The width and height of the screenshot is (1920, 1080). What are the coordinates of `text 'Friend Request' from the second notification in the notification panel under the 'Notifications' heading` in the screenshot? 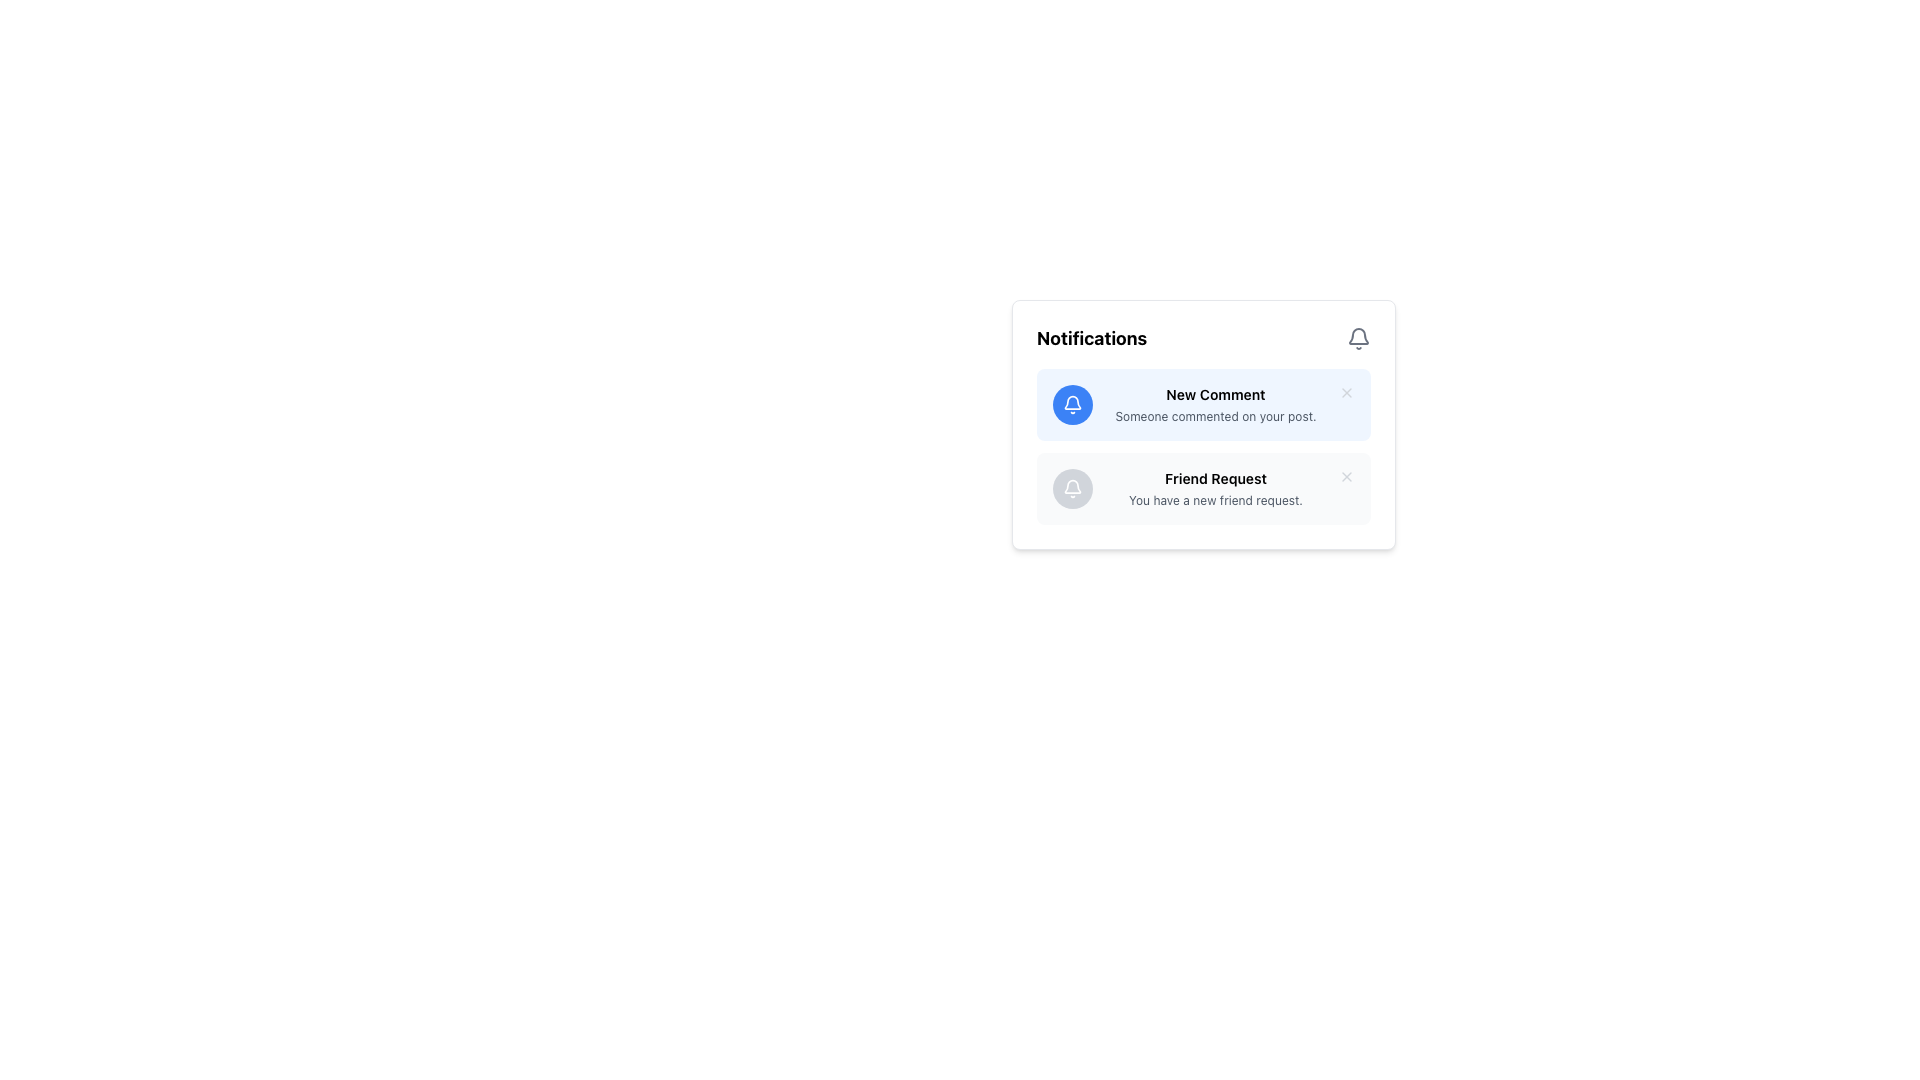 It's located at (1214, 478).